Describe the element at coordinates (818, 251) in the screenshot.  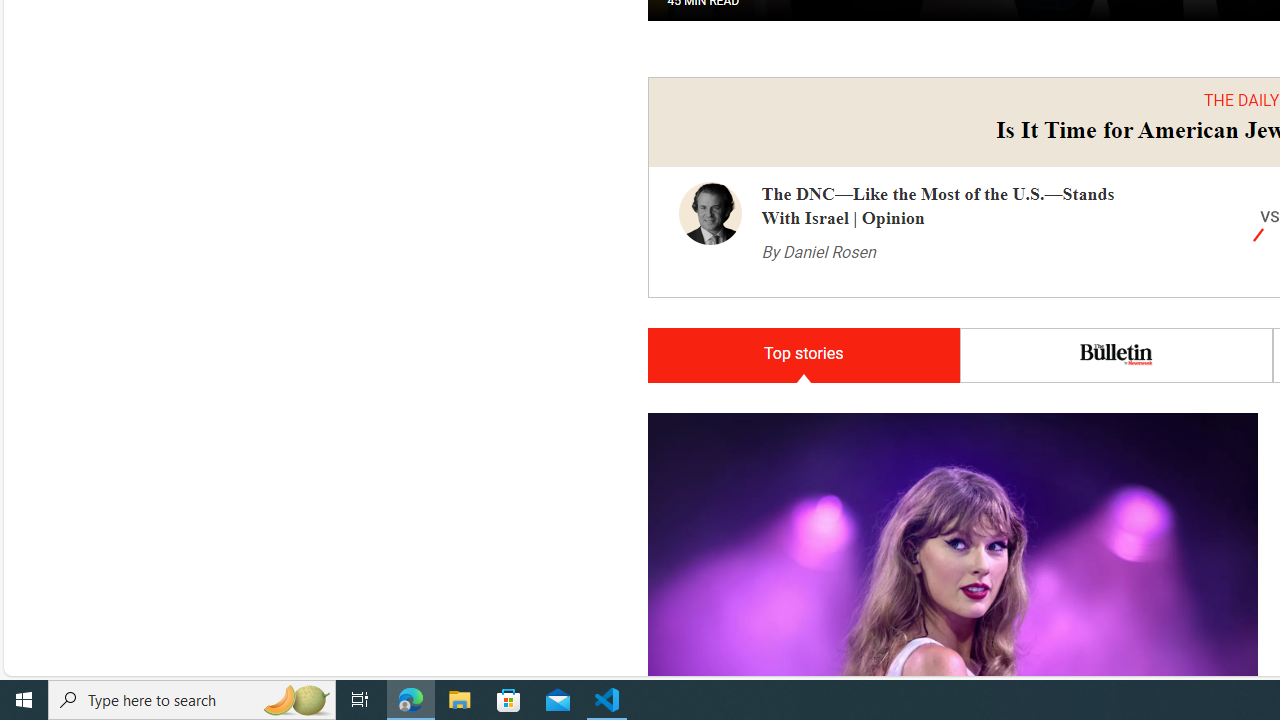
I see `'By Daniel Rosen'` at that location.